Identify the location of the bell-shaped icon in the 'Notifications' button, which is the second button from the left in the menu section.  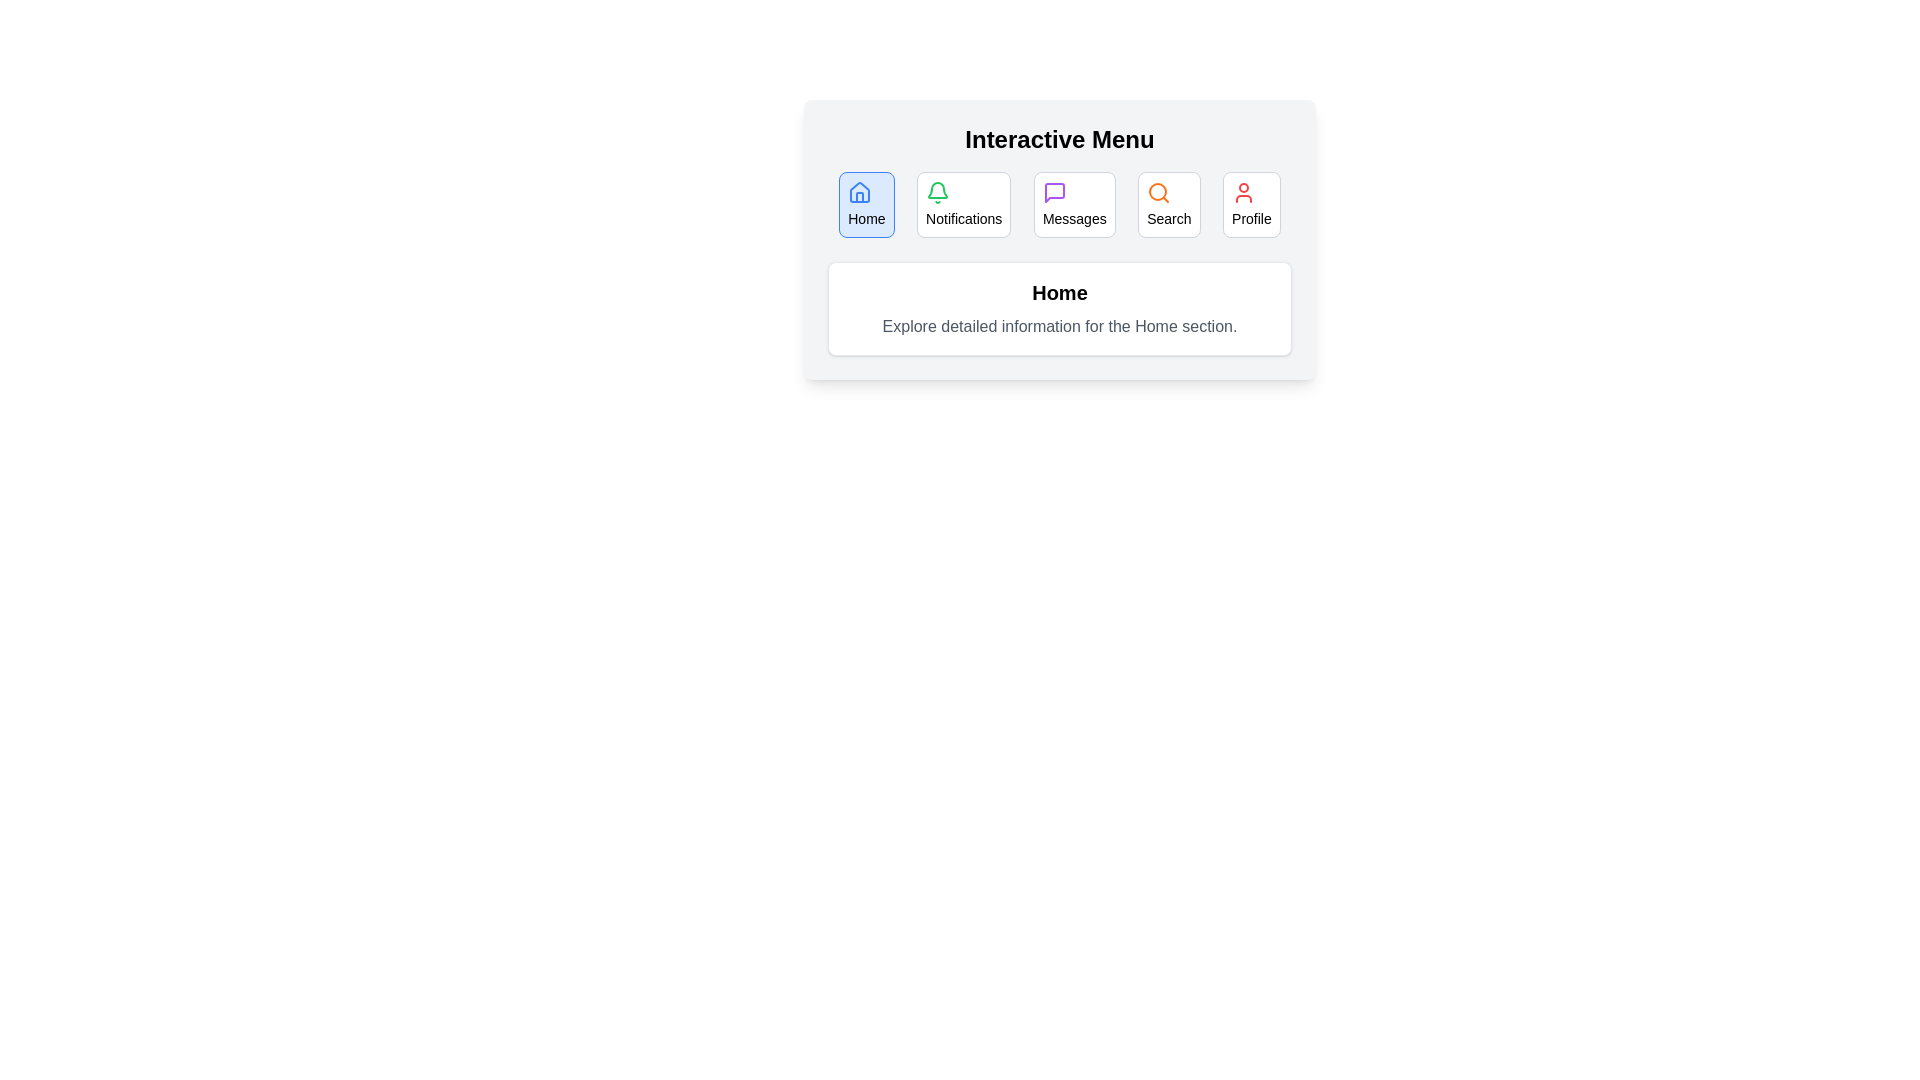
(937, 190).